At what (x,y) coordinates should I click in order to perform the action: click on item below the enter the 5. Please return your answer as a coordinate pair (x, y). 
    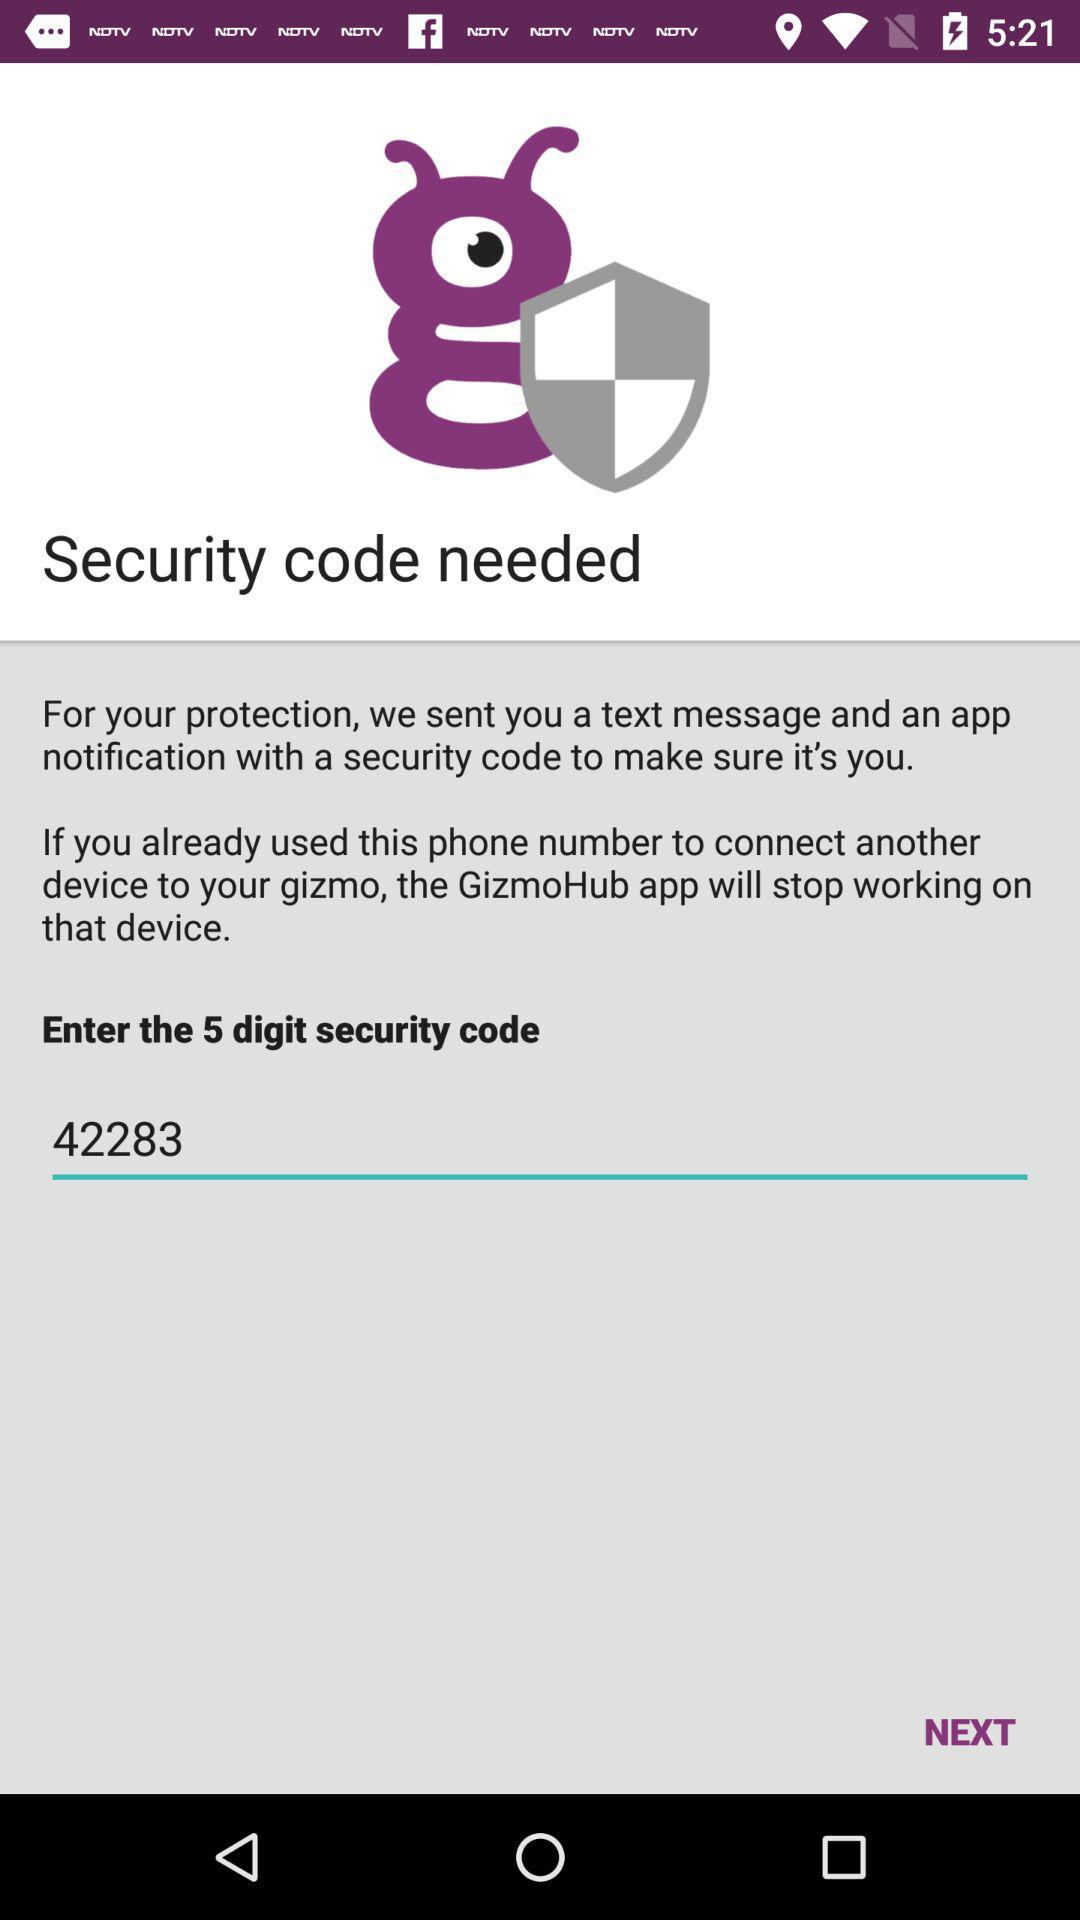
    Looking at the image, I should click on (540, 1138).